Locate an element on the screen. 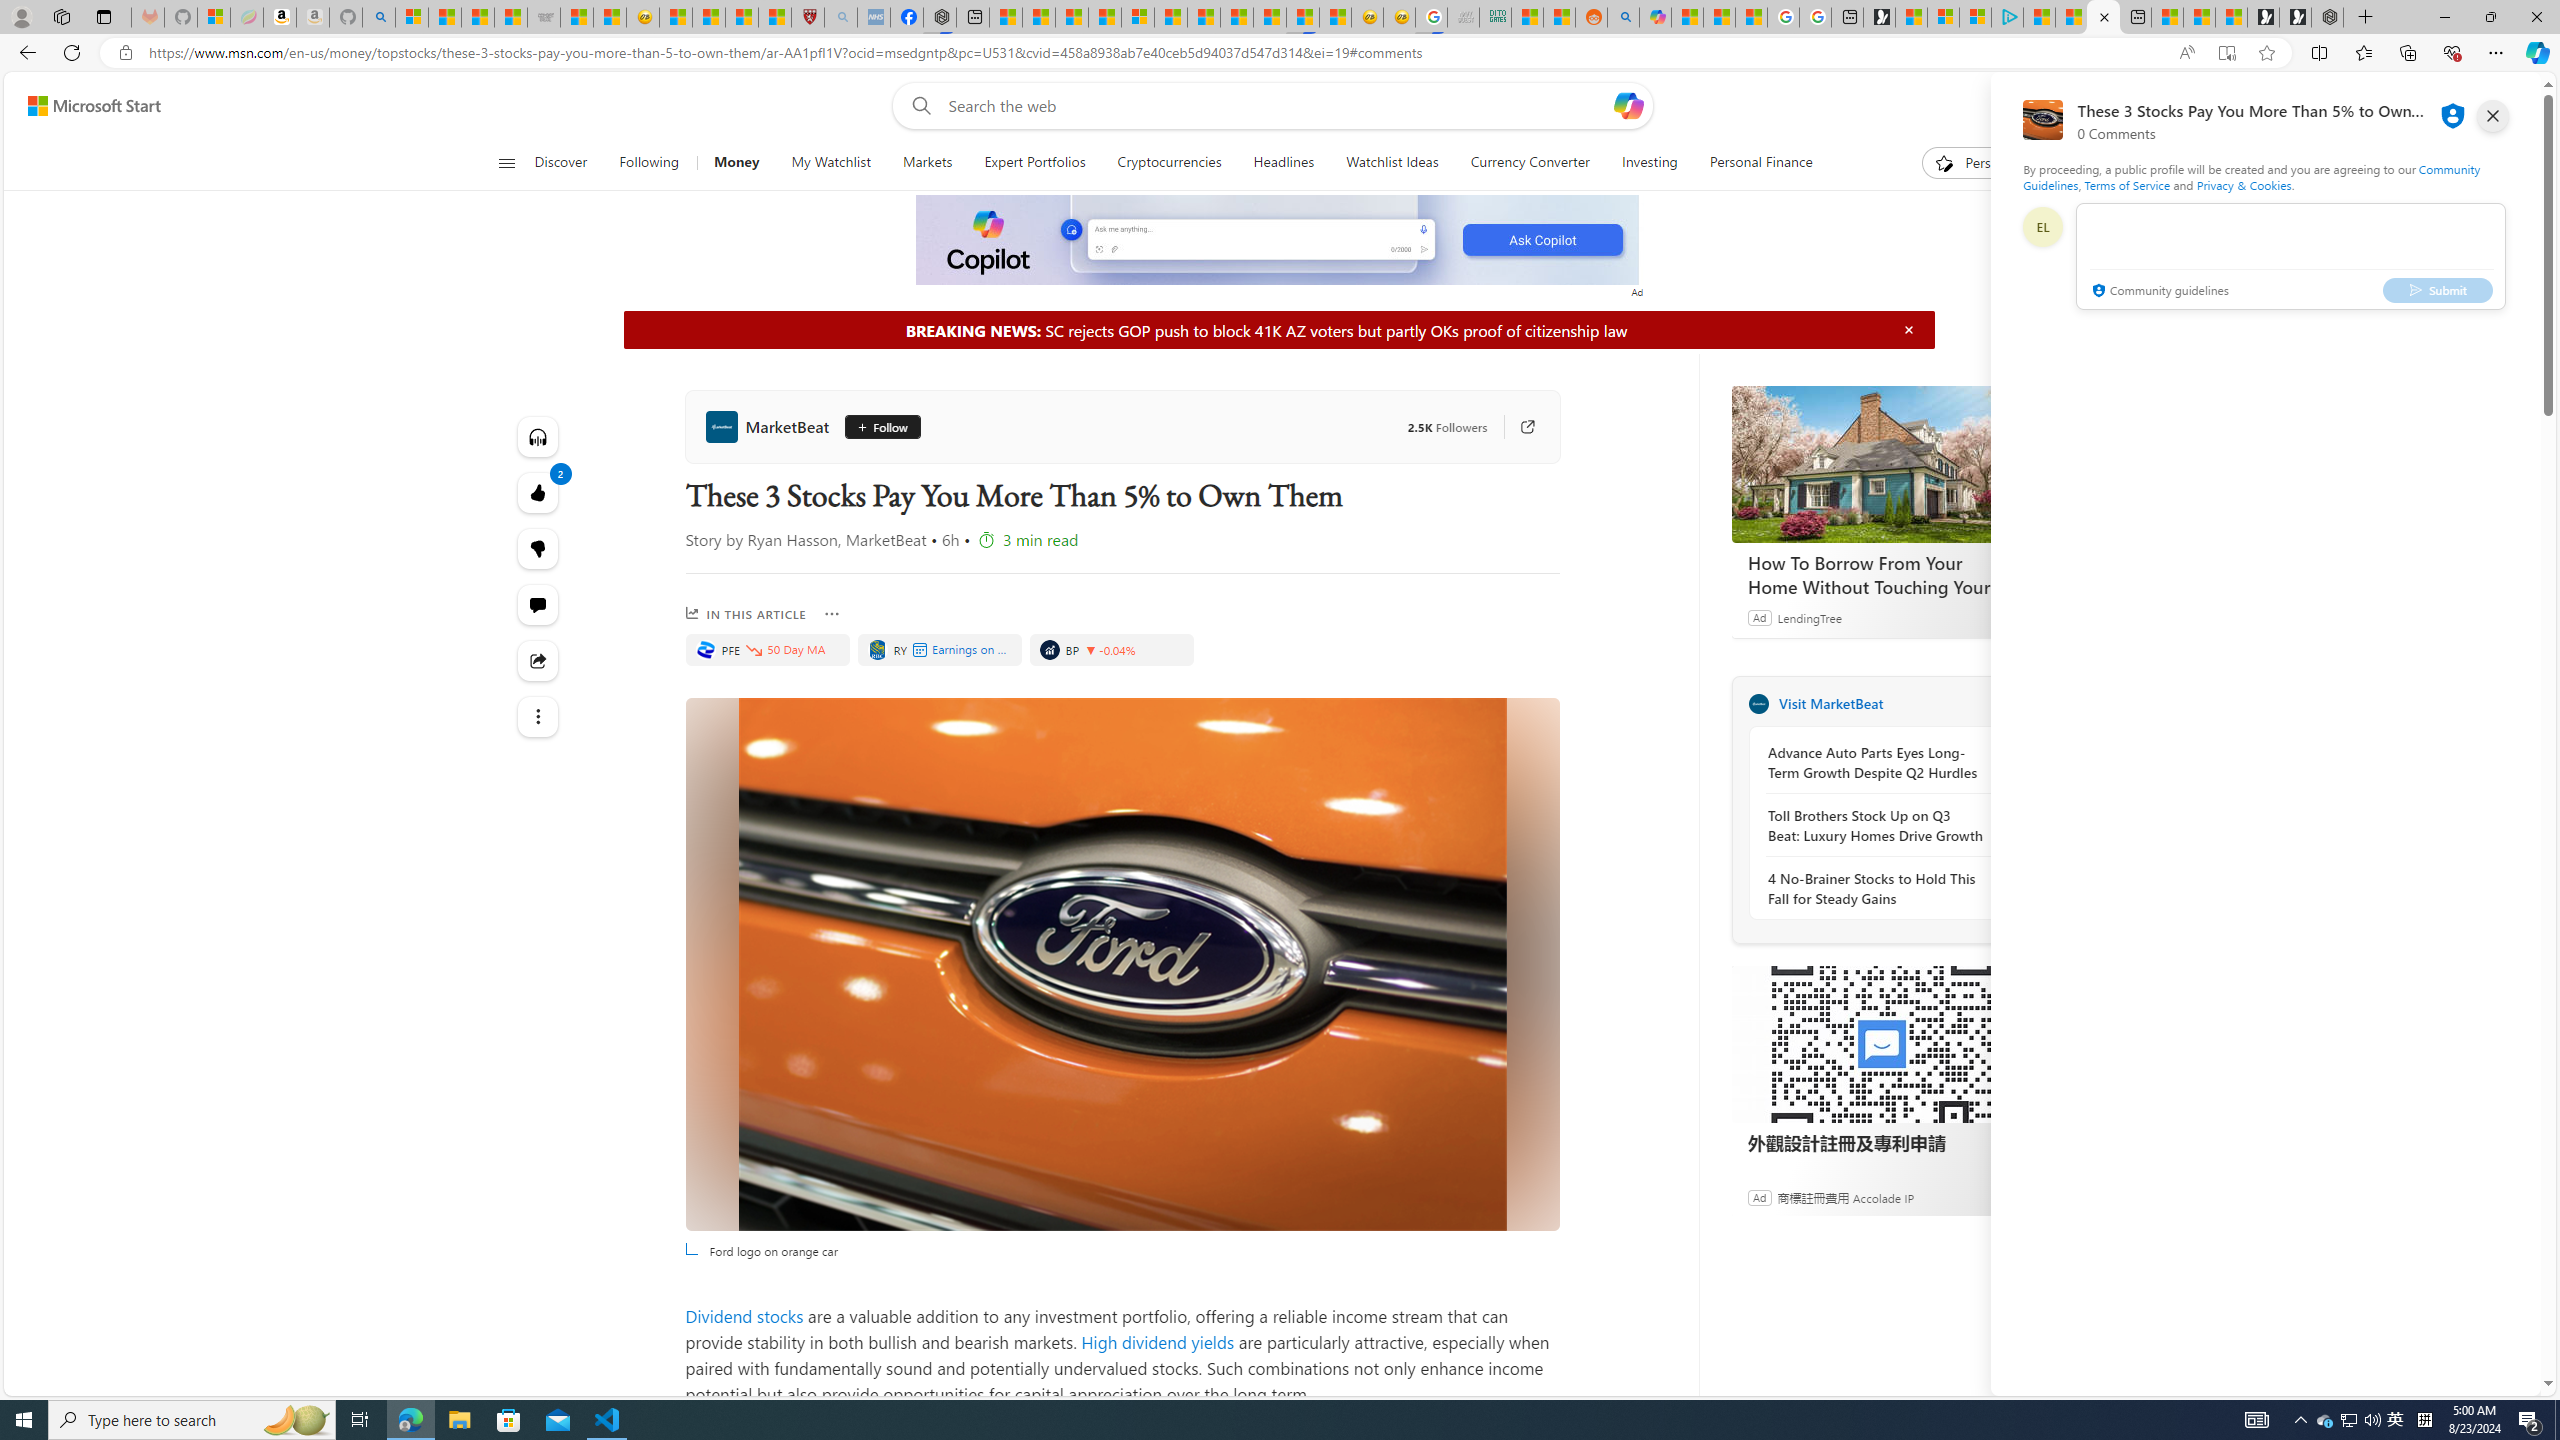  'Advance Auto Parts Eyes Long-Term Growth Despite Q2 Hurdles' is located at coordinates (1875, 762).